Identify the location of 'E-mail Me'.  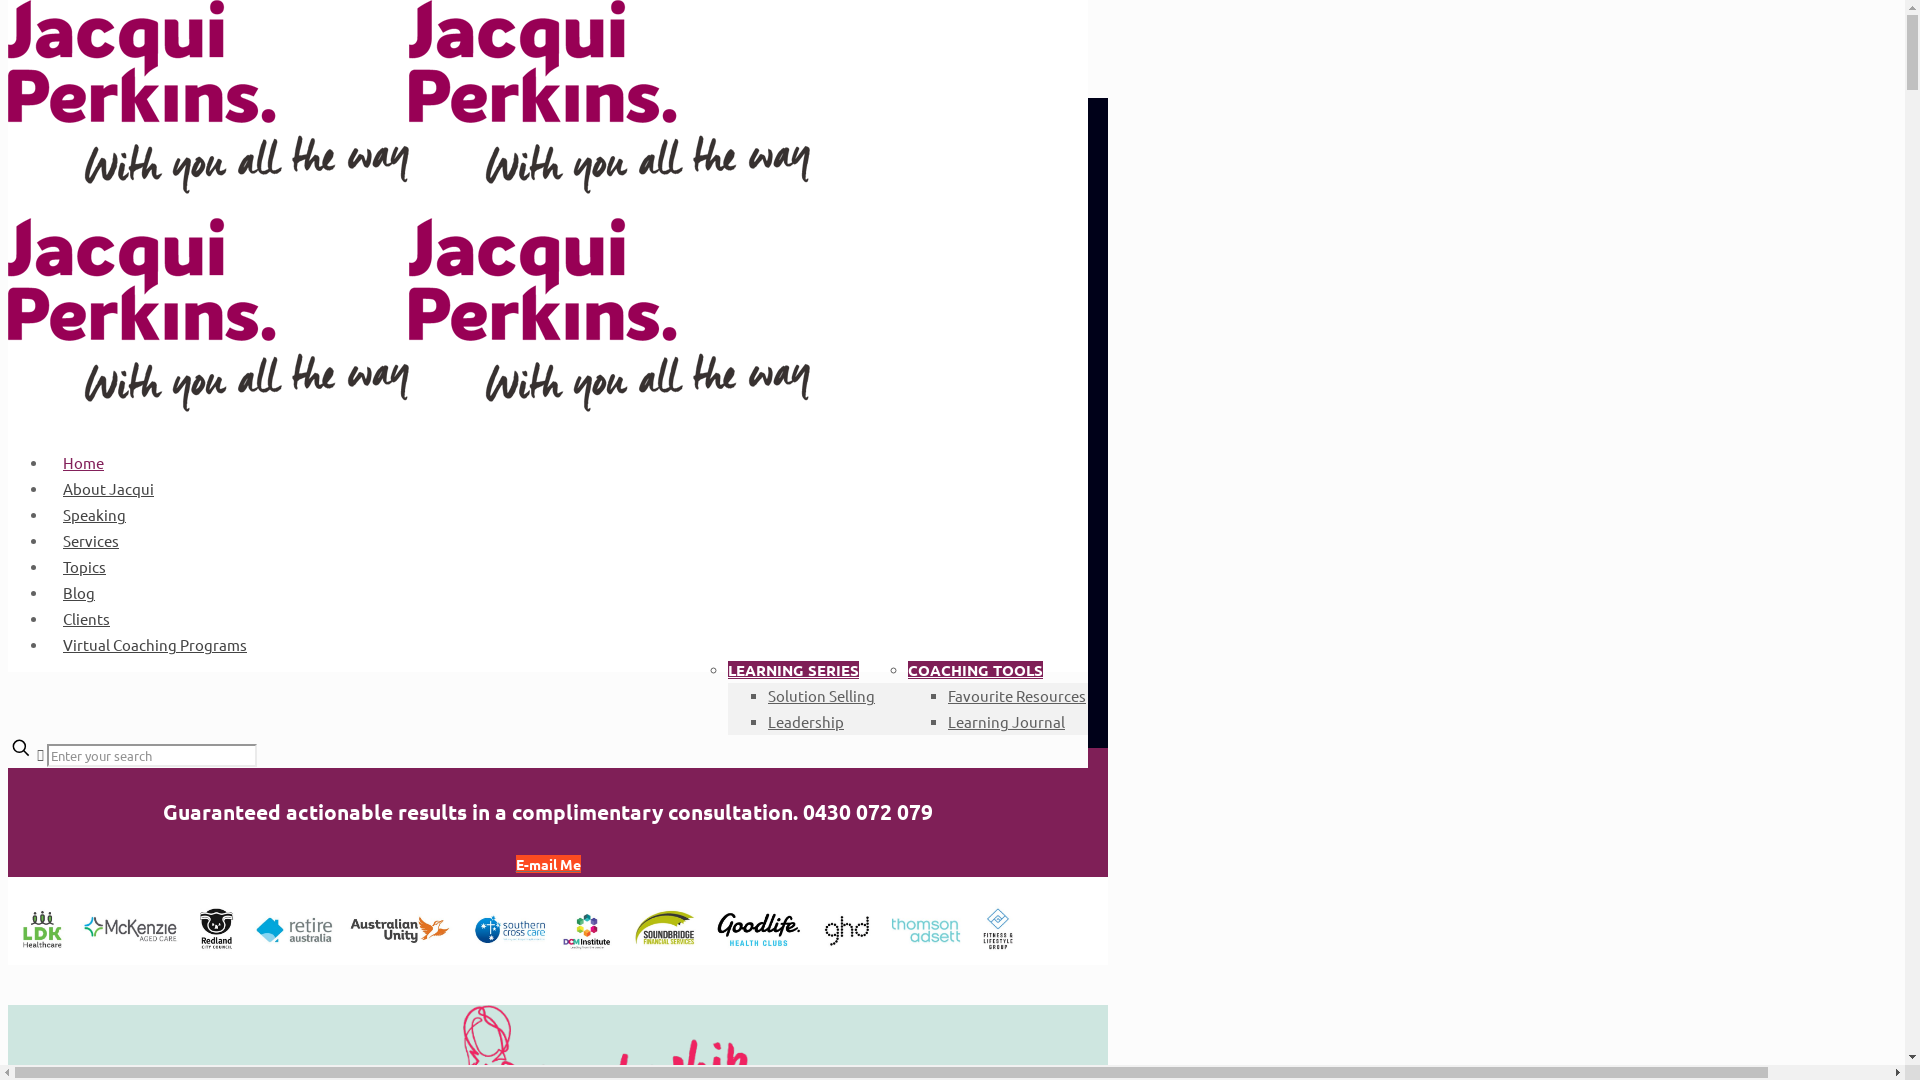
(548, 863).